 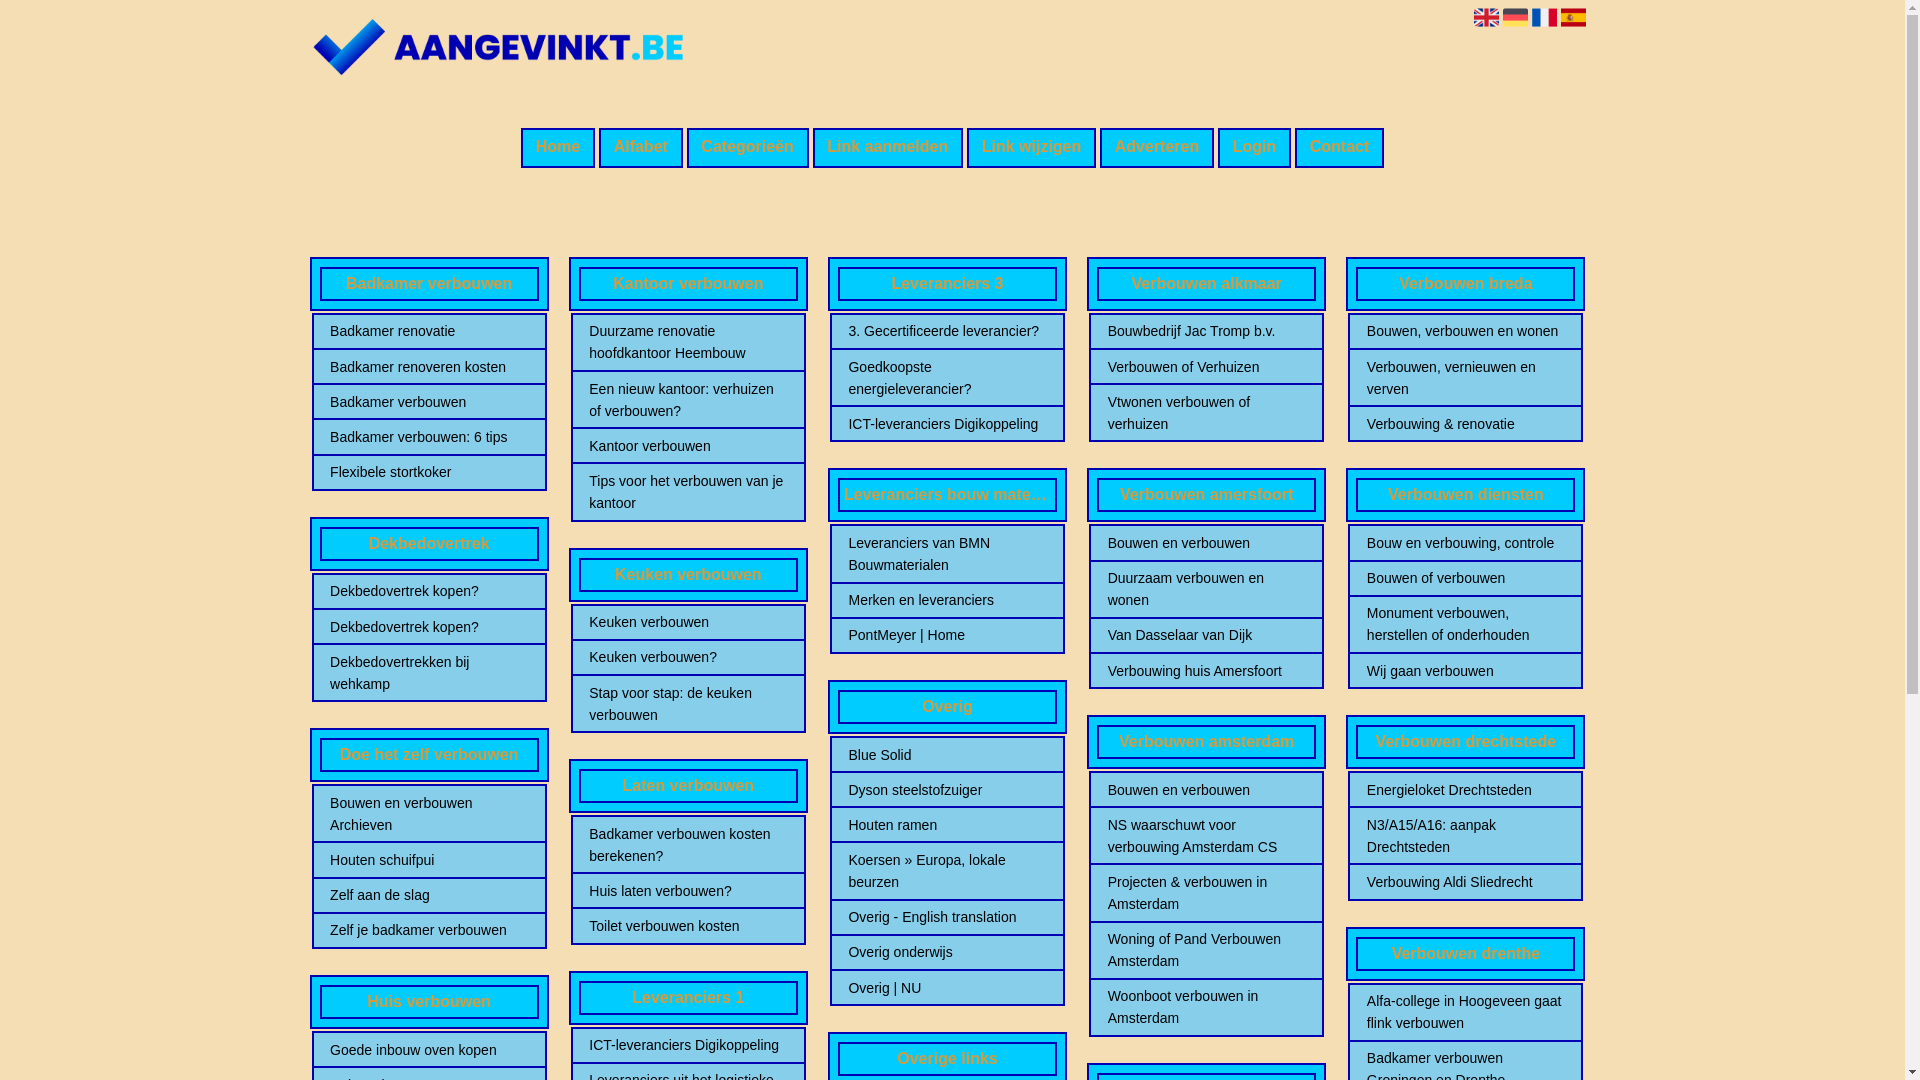 What do you see at coordinates (427, 366) in the screenshot?
I see `'Badkamer renoveren kosten'` at bounding box center [427, 366].